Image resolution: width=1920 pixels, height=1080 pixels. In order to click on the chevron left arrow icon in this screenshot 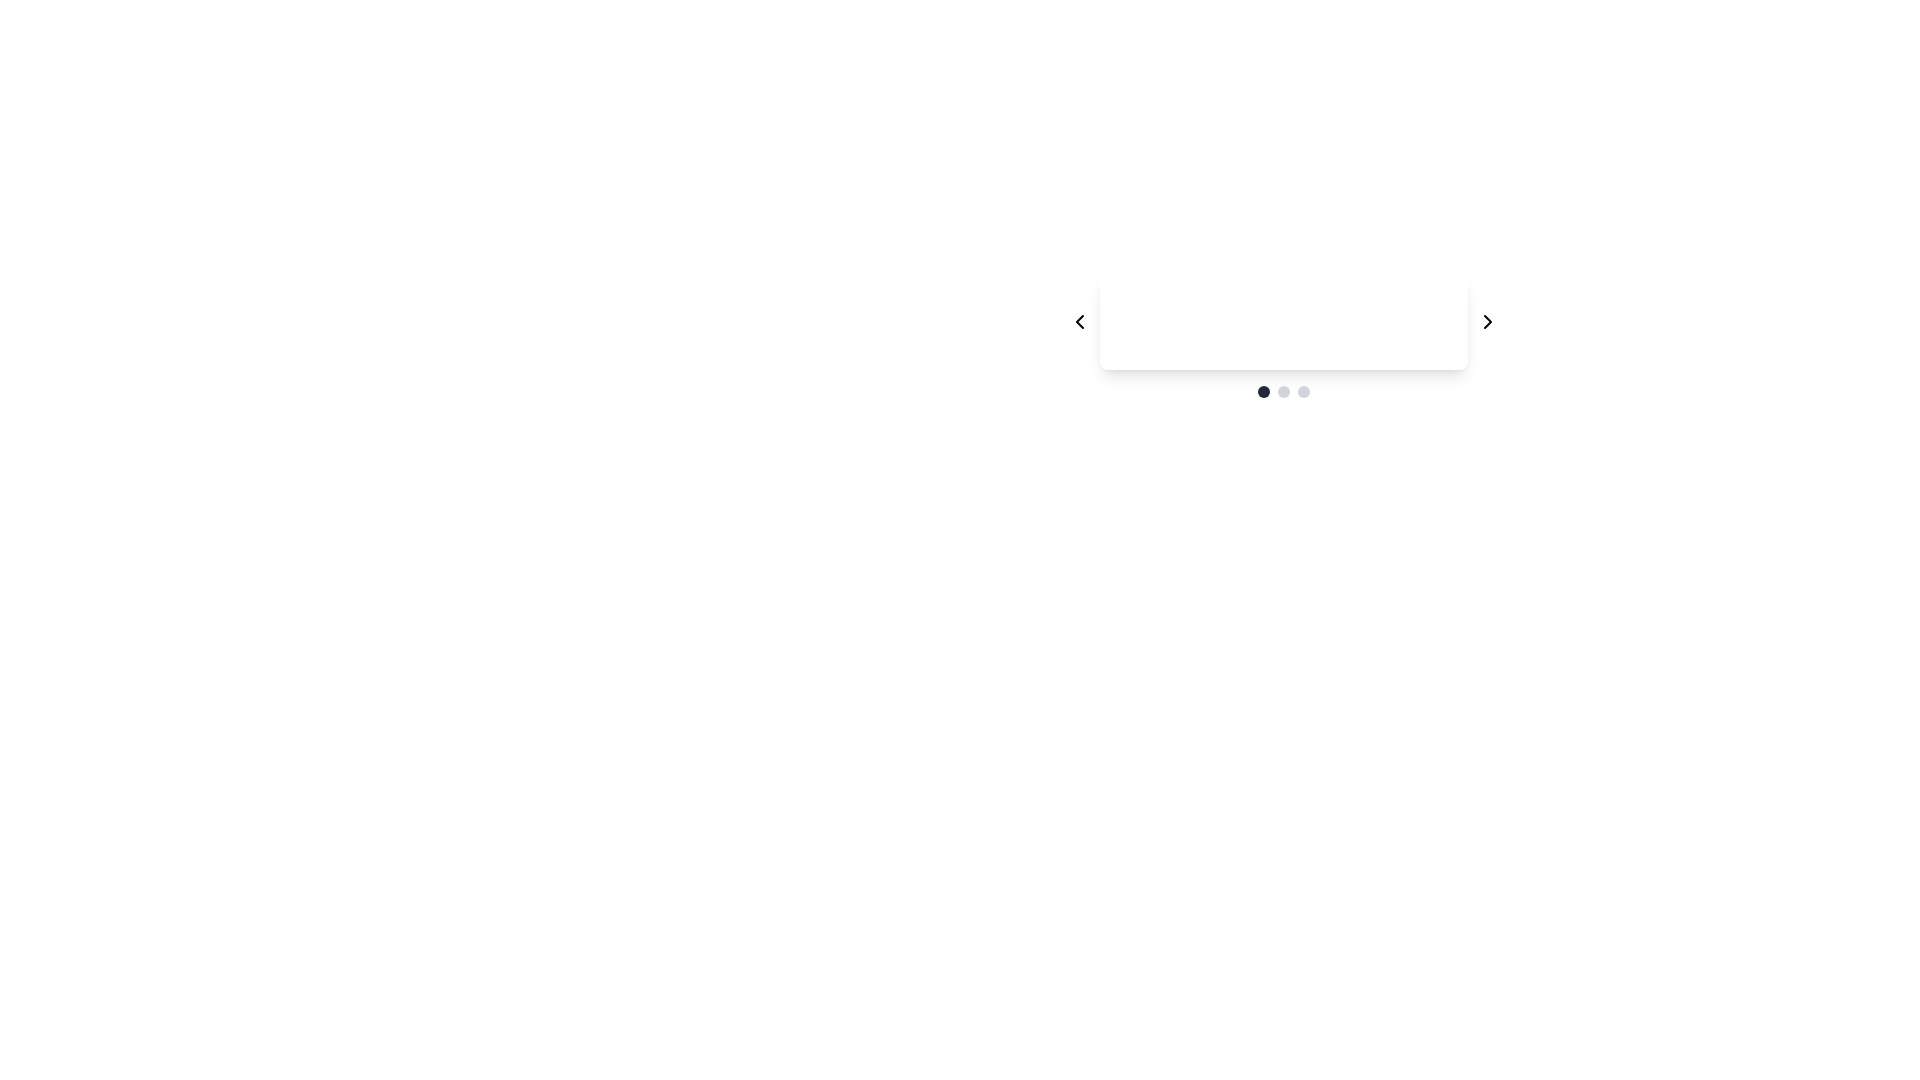, I will do `click(1079, 320)`.